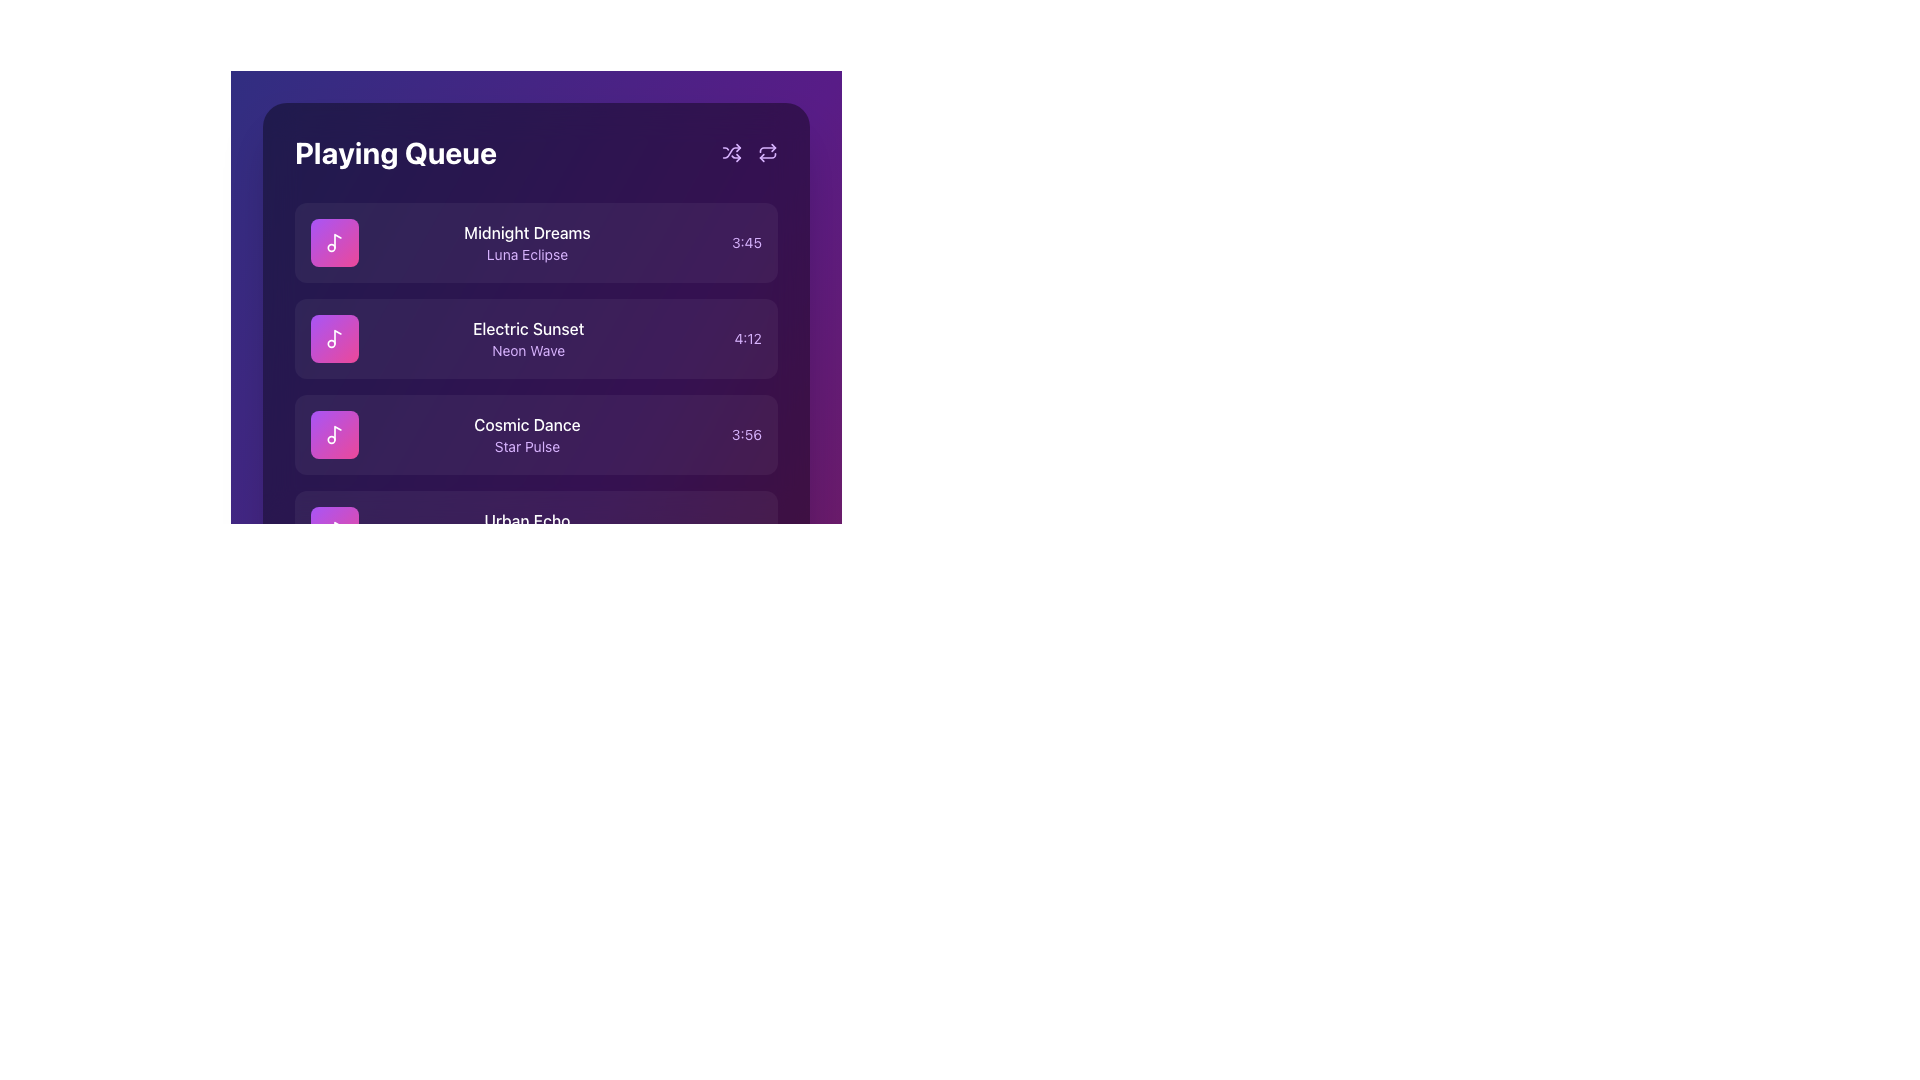 This screenshot has height=1080, width=1920. I want to click on the progress update of the progress bar with timestamps, which is a thin horizontal line with a gradient from purple to pink and has timestamps '0:00' and '3:45' below it, so click(536, 817).